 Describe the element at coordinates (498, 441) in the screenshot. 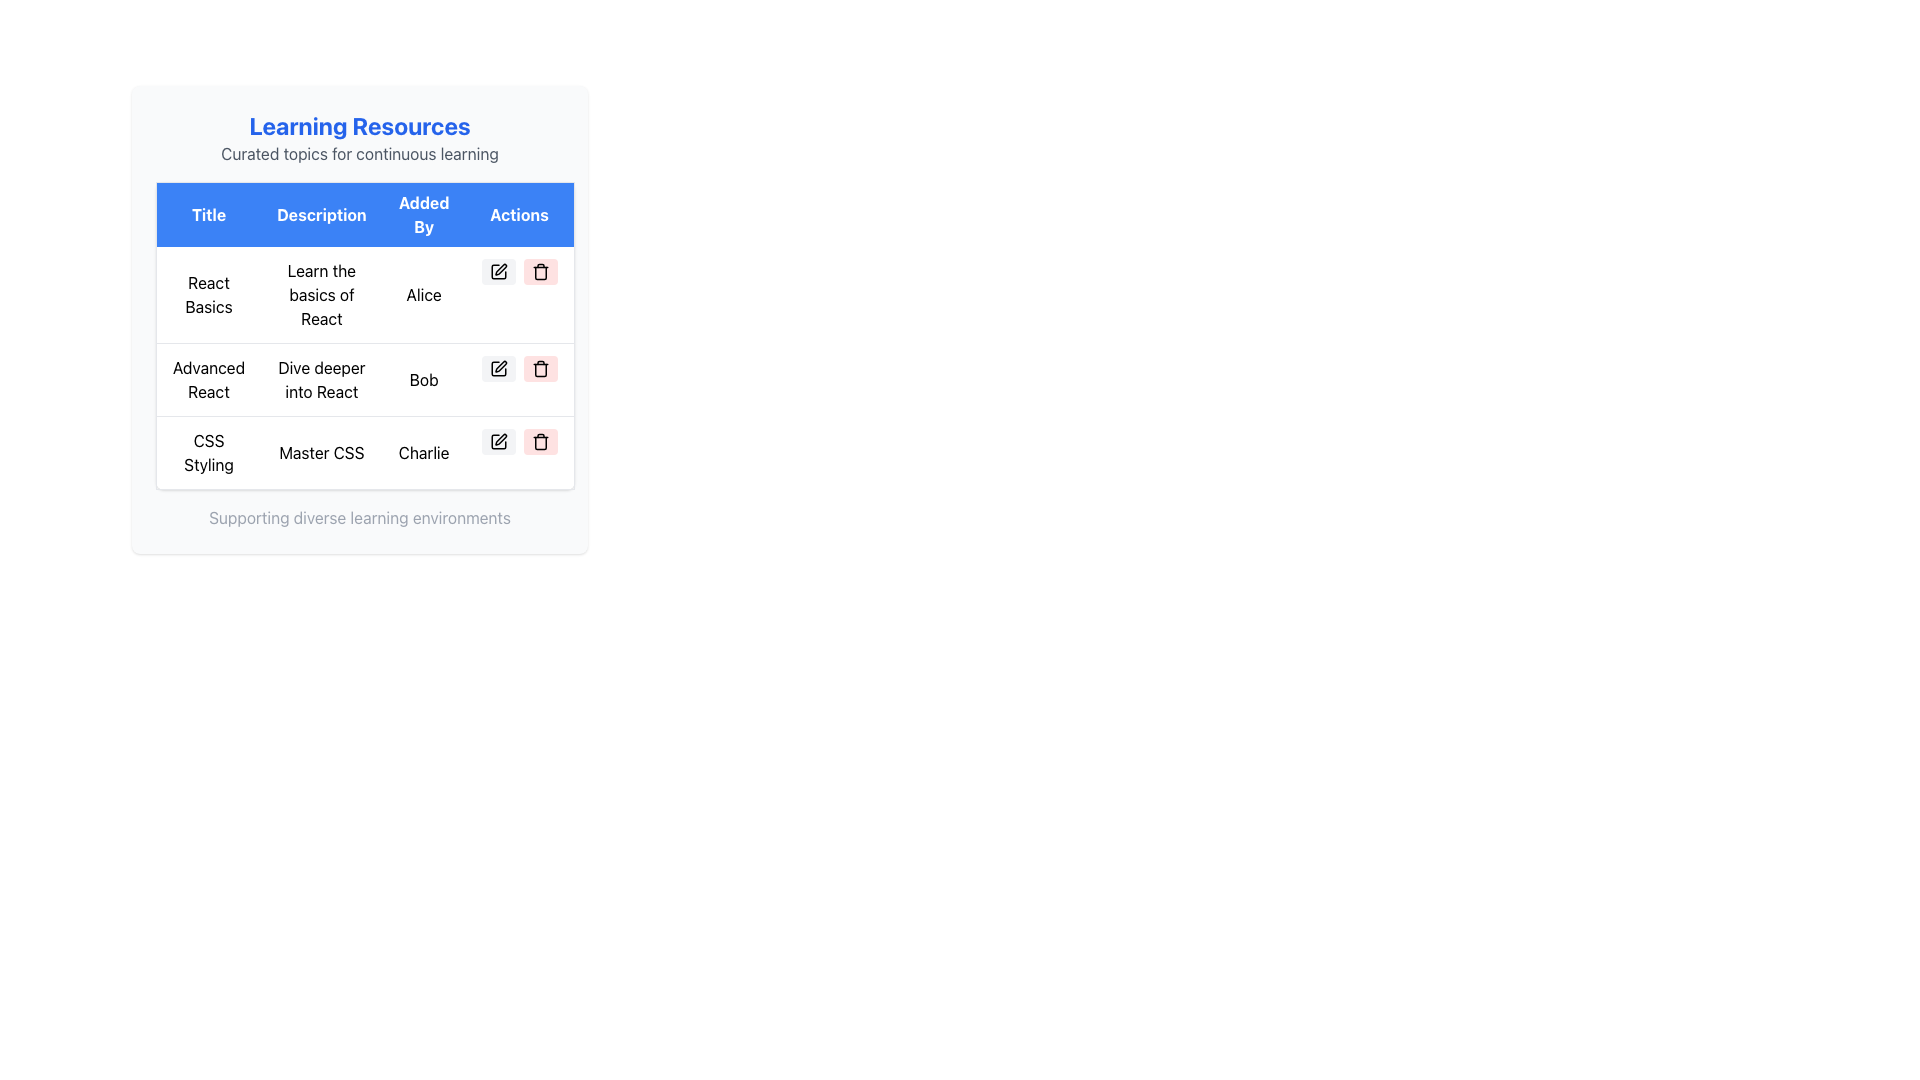

I see `the small rectangular button with rounded corners and a pen icon located in the third row of the 'Actions' column` at that location.